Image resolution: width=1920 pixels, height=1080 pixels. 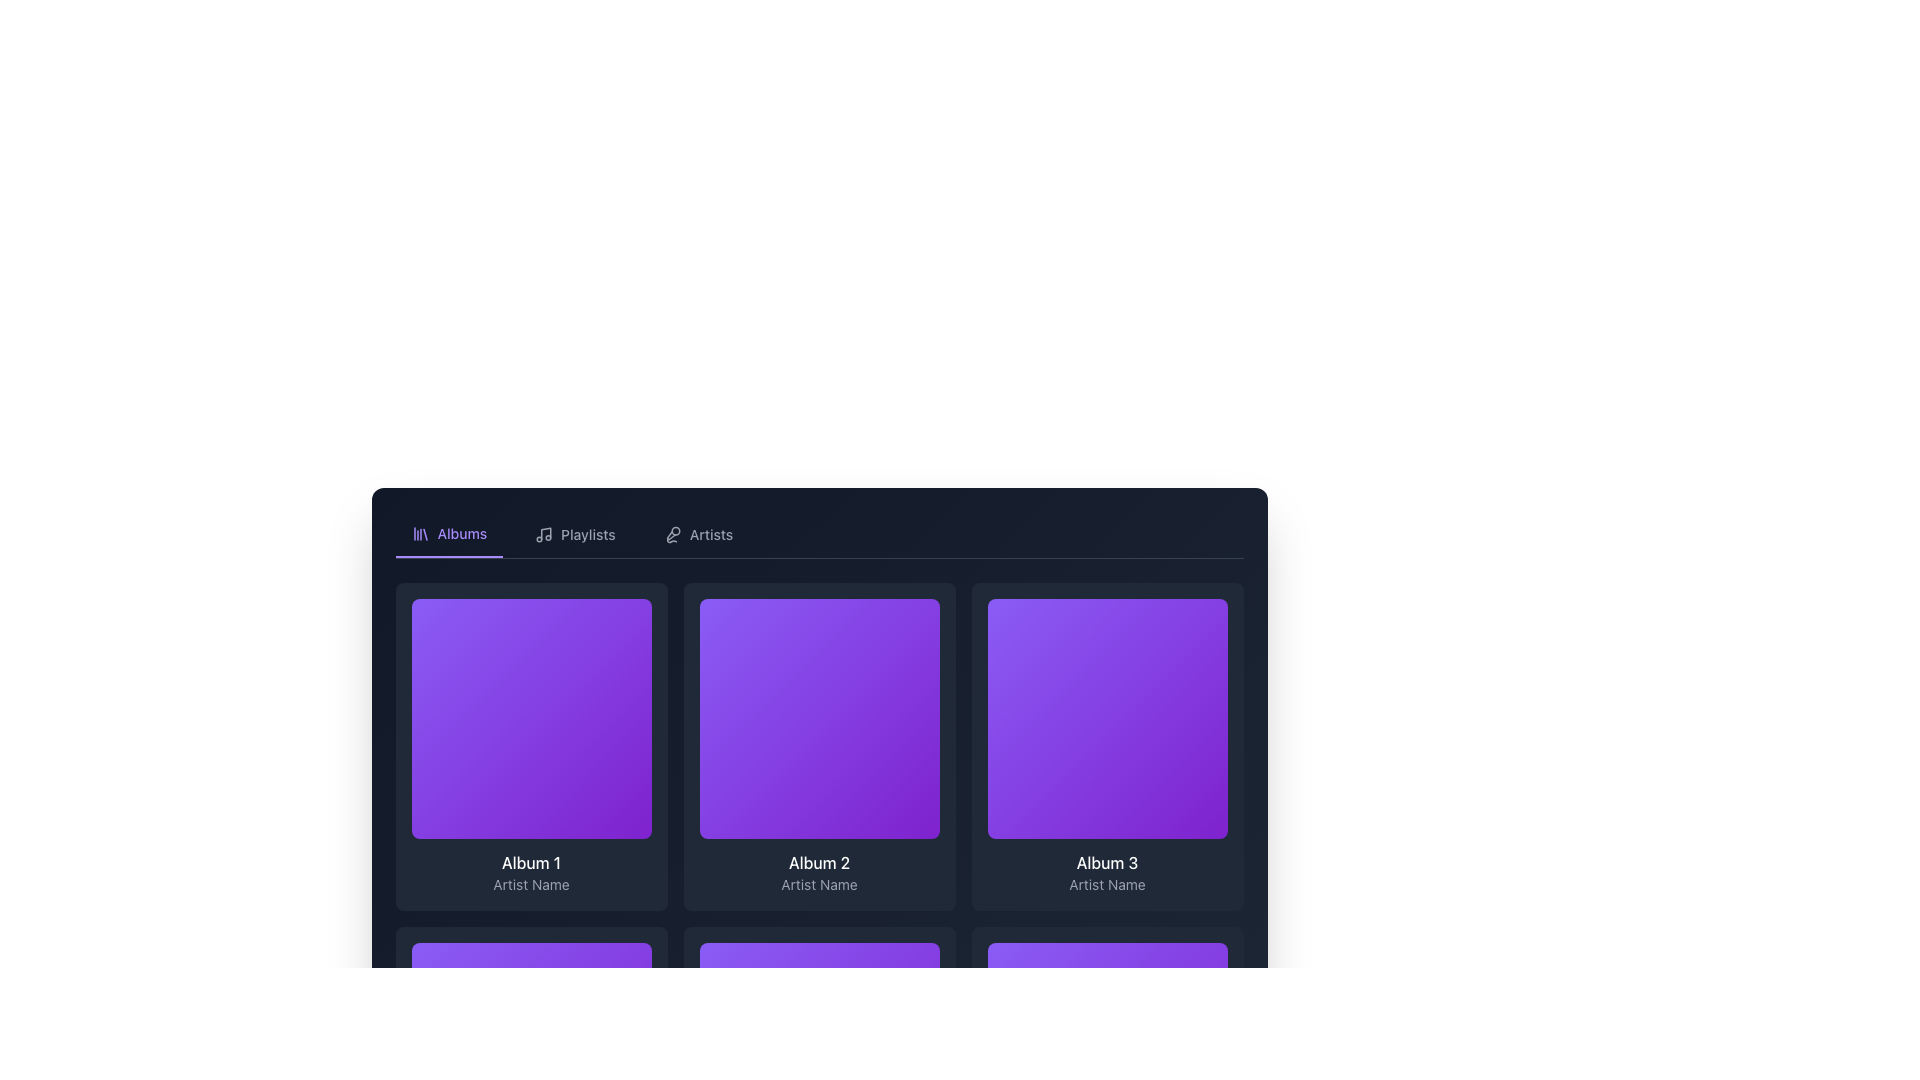 What do you see at coordinates (424, 533) in the screenshot?
I see `the rightmost slanted line of the SVG library icon located in the top navigation bar` at bounding box center [424, 533].